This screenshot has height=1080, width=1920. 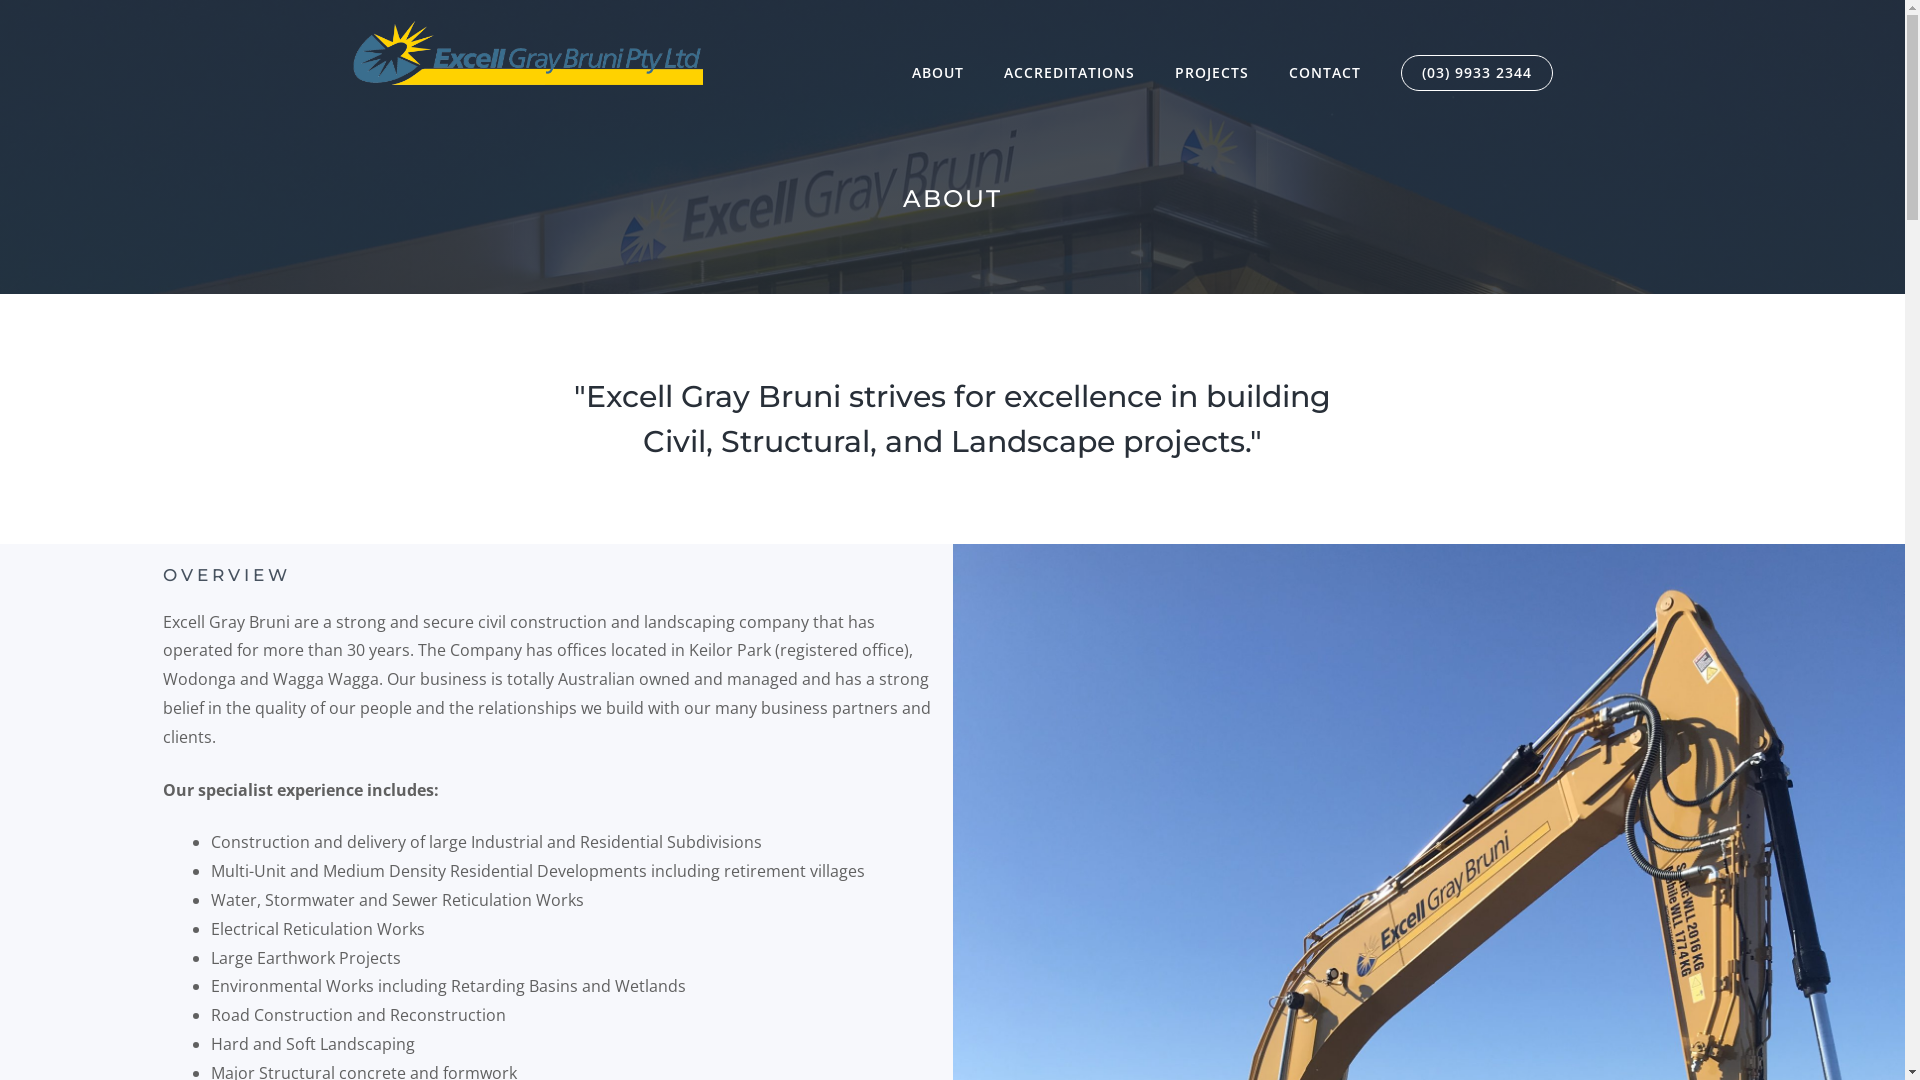 What do you see at coordinates (1324, 71) in the screenshot?
I see `'CONTACT'` at bounding box center [1324, 71].